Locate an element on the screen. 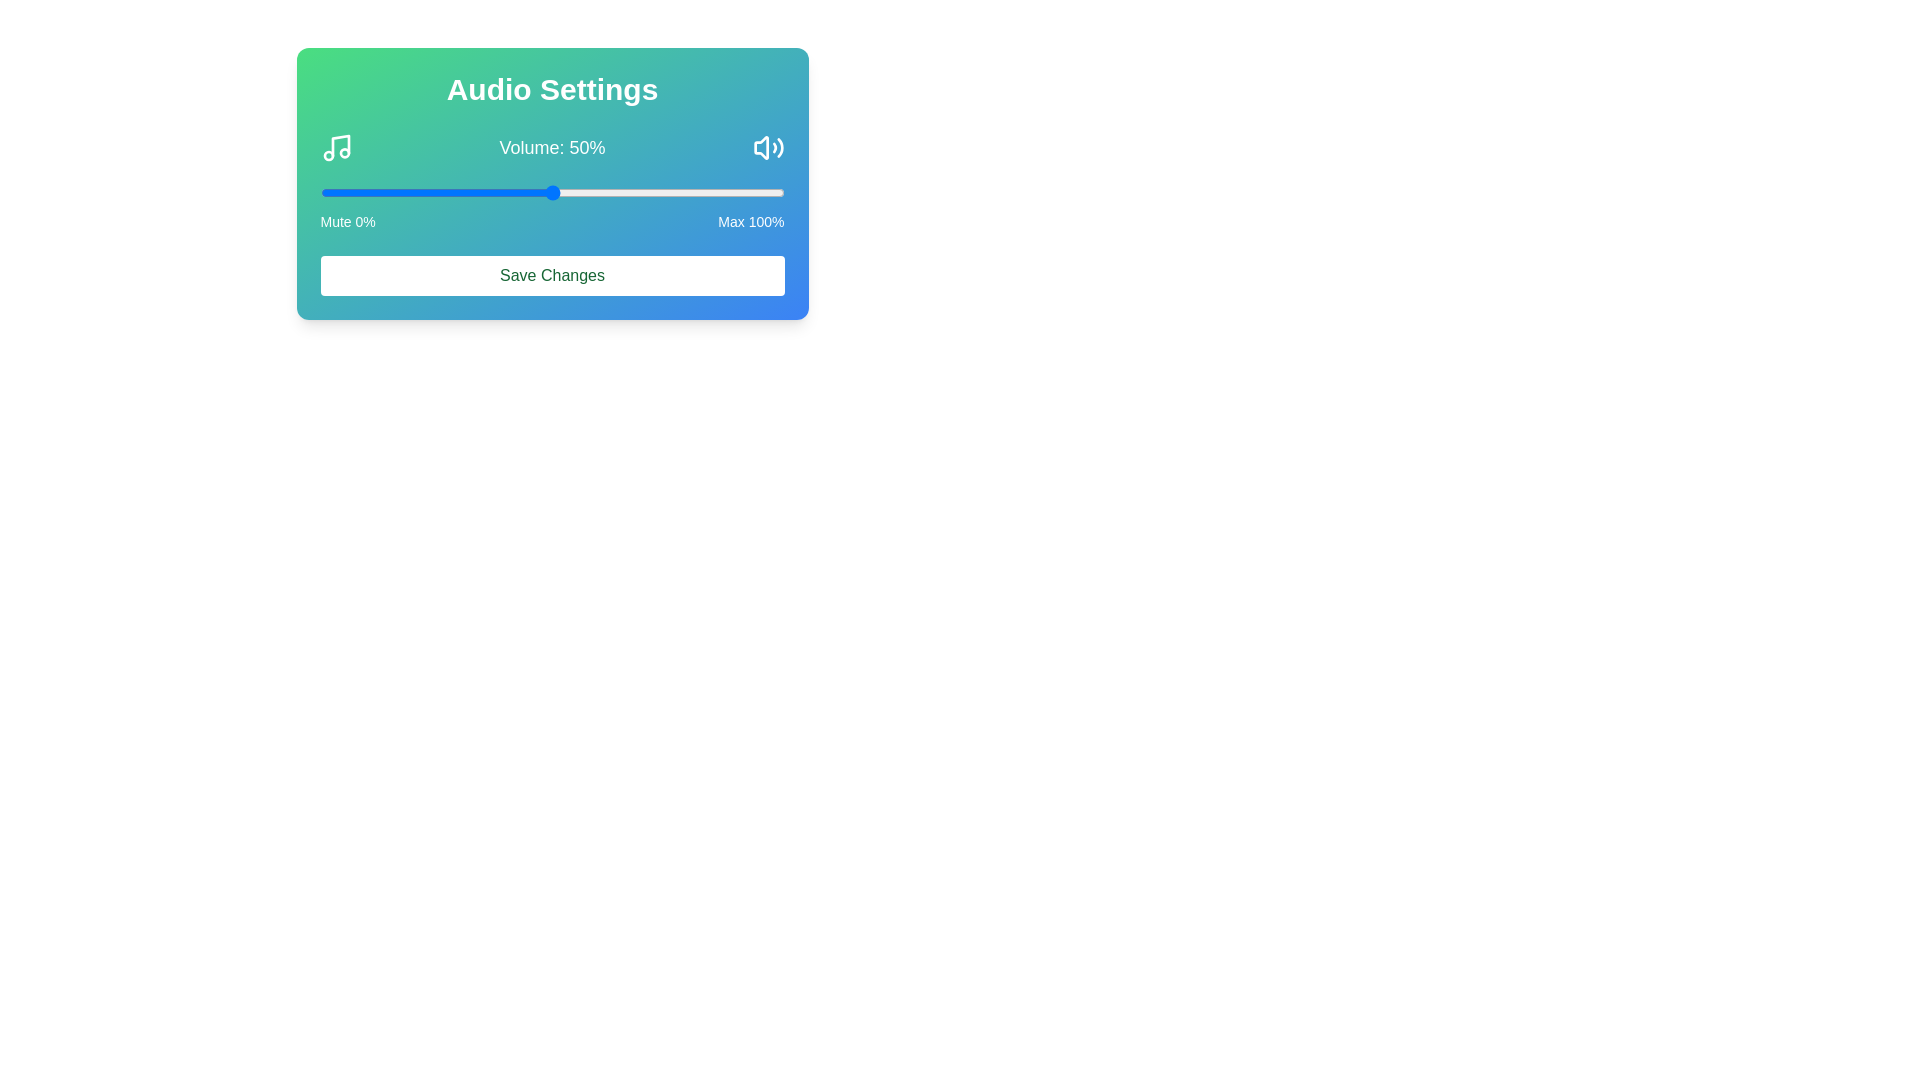  the interactive element volume_slider to observe its effects is located at coordinates (552, 192).